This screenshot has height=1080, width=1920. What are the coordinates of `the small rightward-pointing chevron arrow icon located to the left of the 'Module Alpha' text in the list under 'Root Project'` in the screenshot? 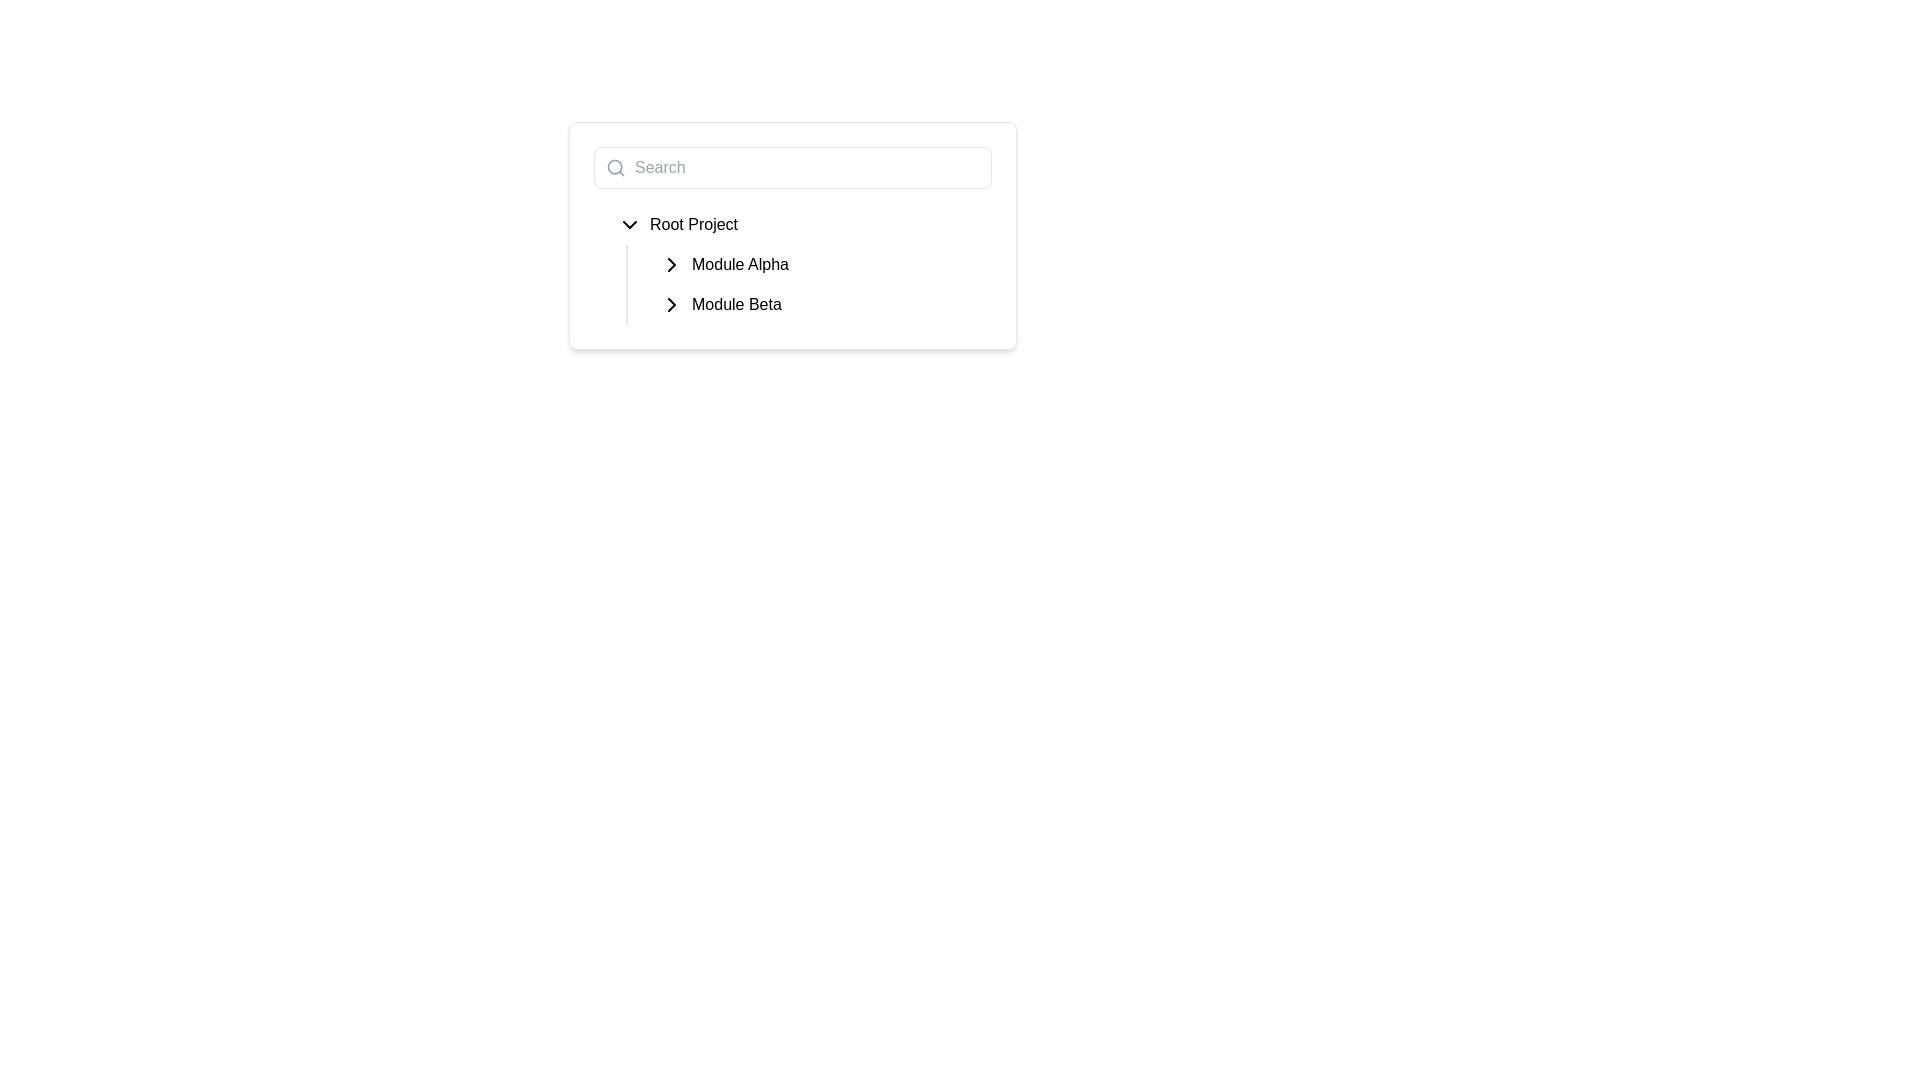 It's located at (672, 264).